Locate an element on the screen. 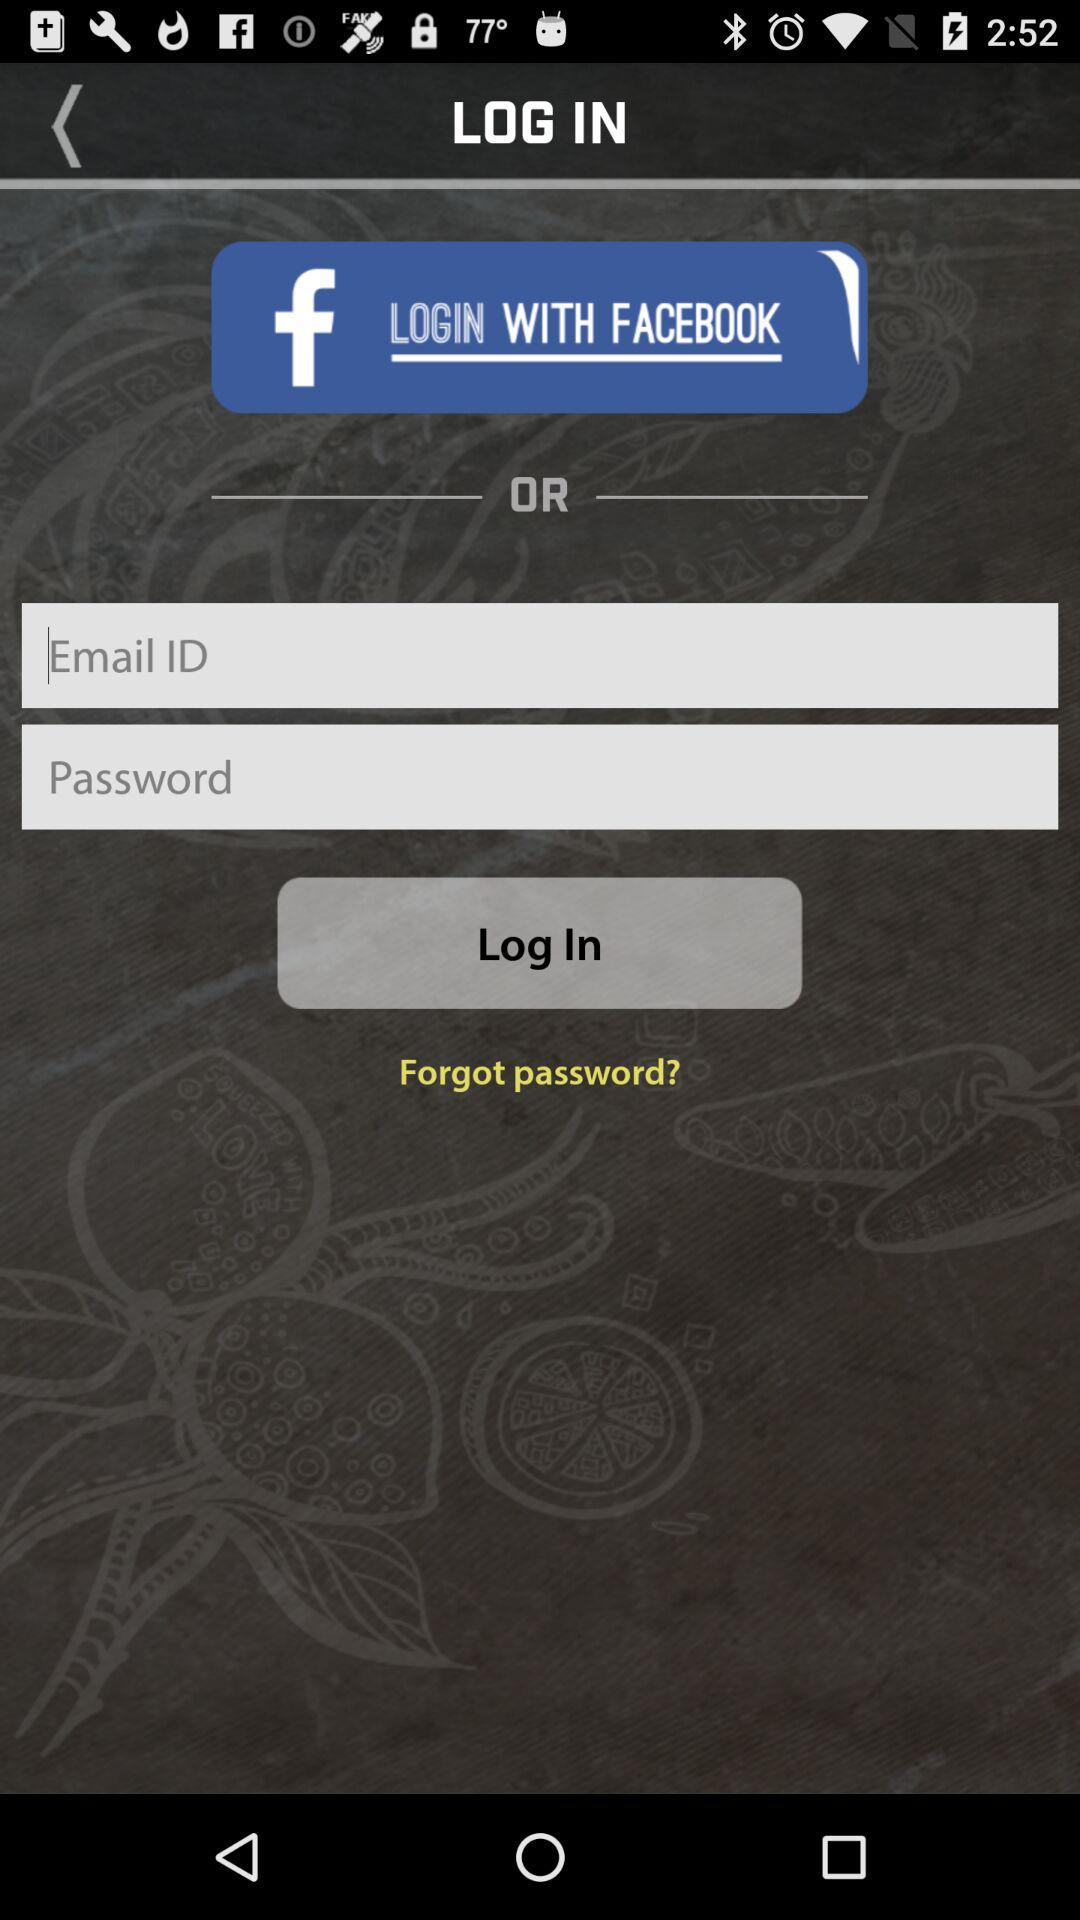  password is located at coordinates (540, 776).